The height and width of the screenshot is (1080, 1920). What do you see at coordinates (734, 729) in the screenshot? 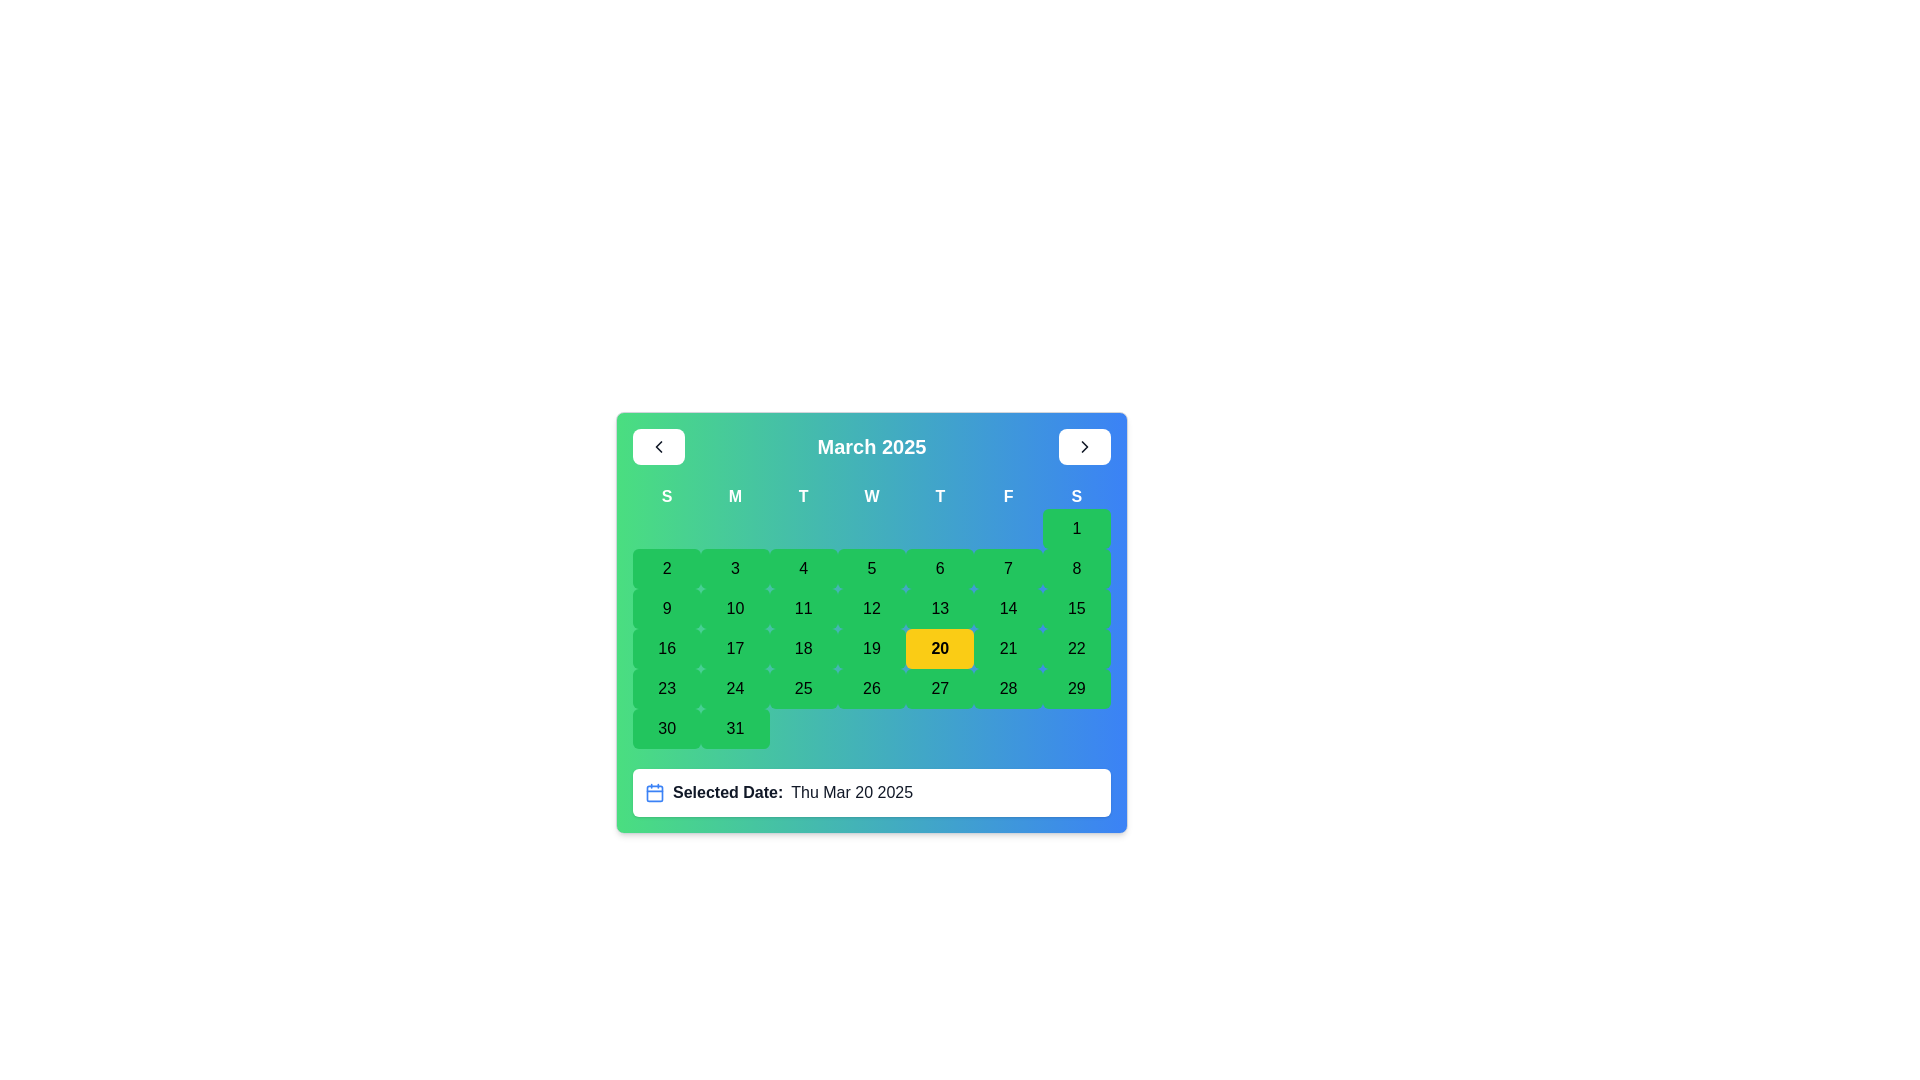
I see `the button representing the 31st day of the month in the calendar interface` at bounding box center [734, 729].